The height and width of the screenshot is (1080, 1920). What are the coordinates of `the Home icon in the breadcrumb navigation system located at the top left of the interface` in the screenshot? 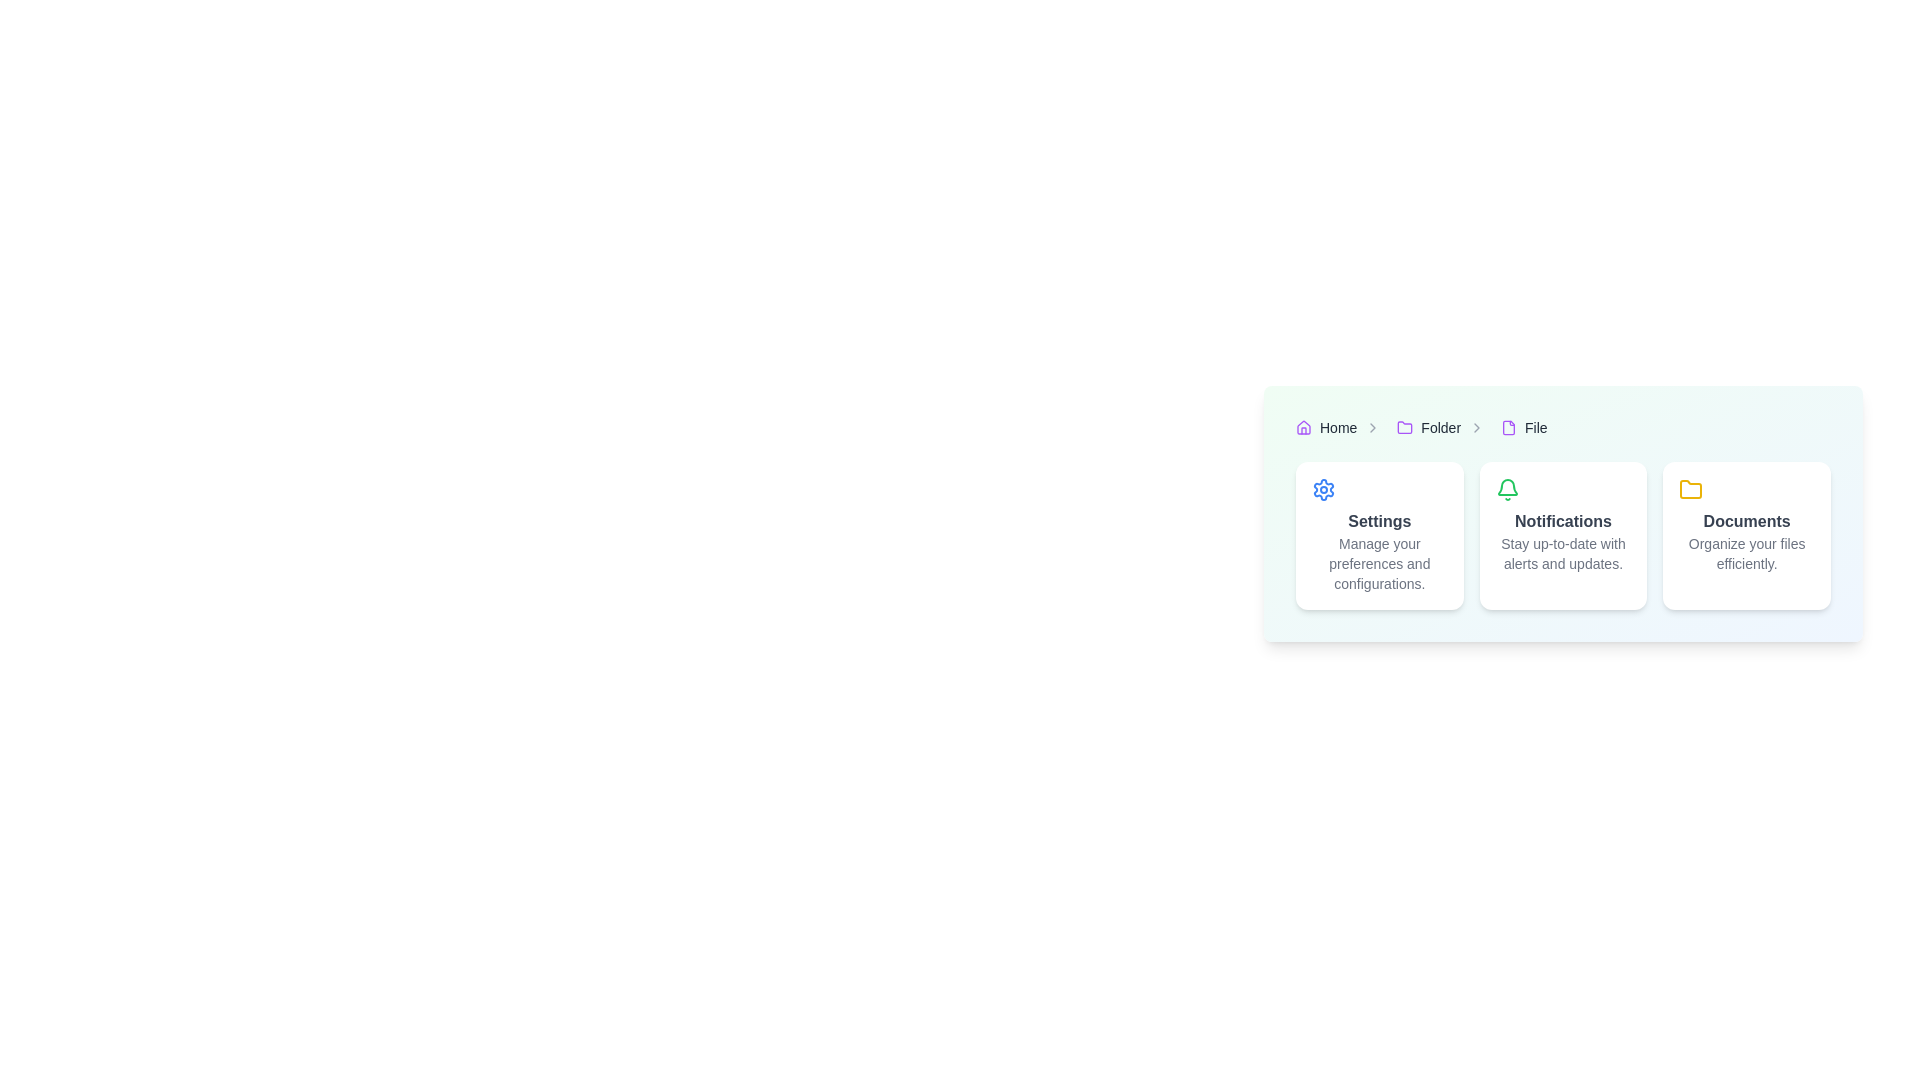 It's located at (1304, 426).